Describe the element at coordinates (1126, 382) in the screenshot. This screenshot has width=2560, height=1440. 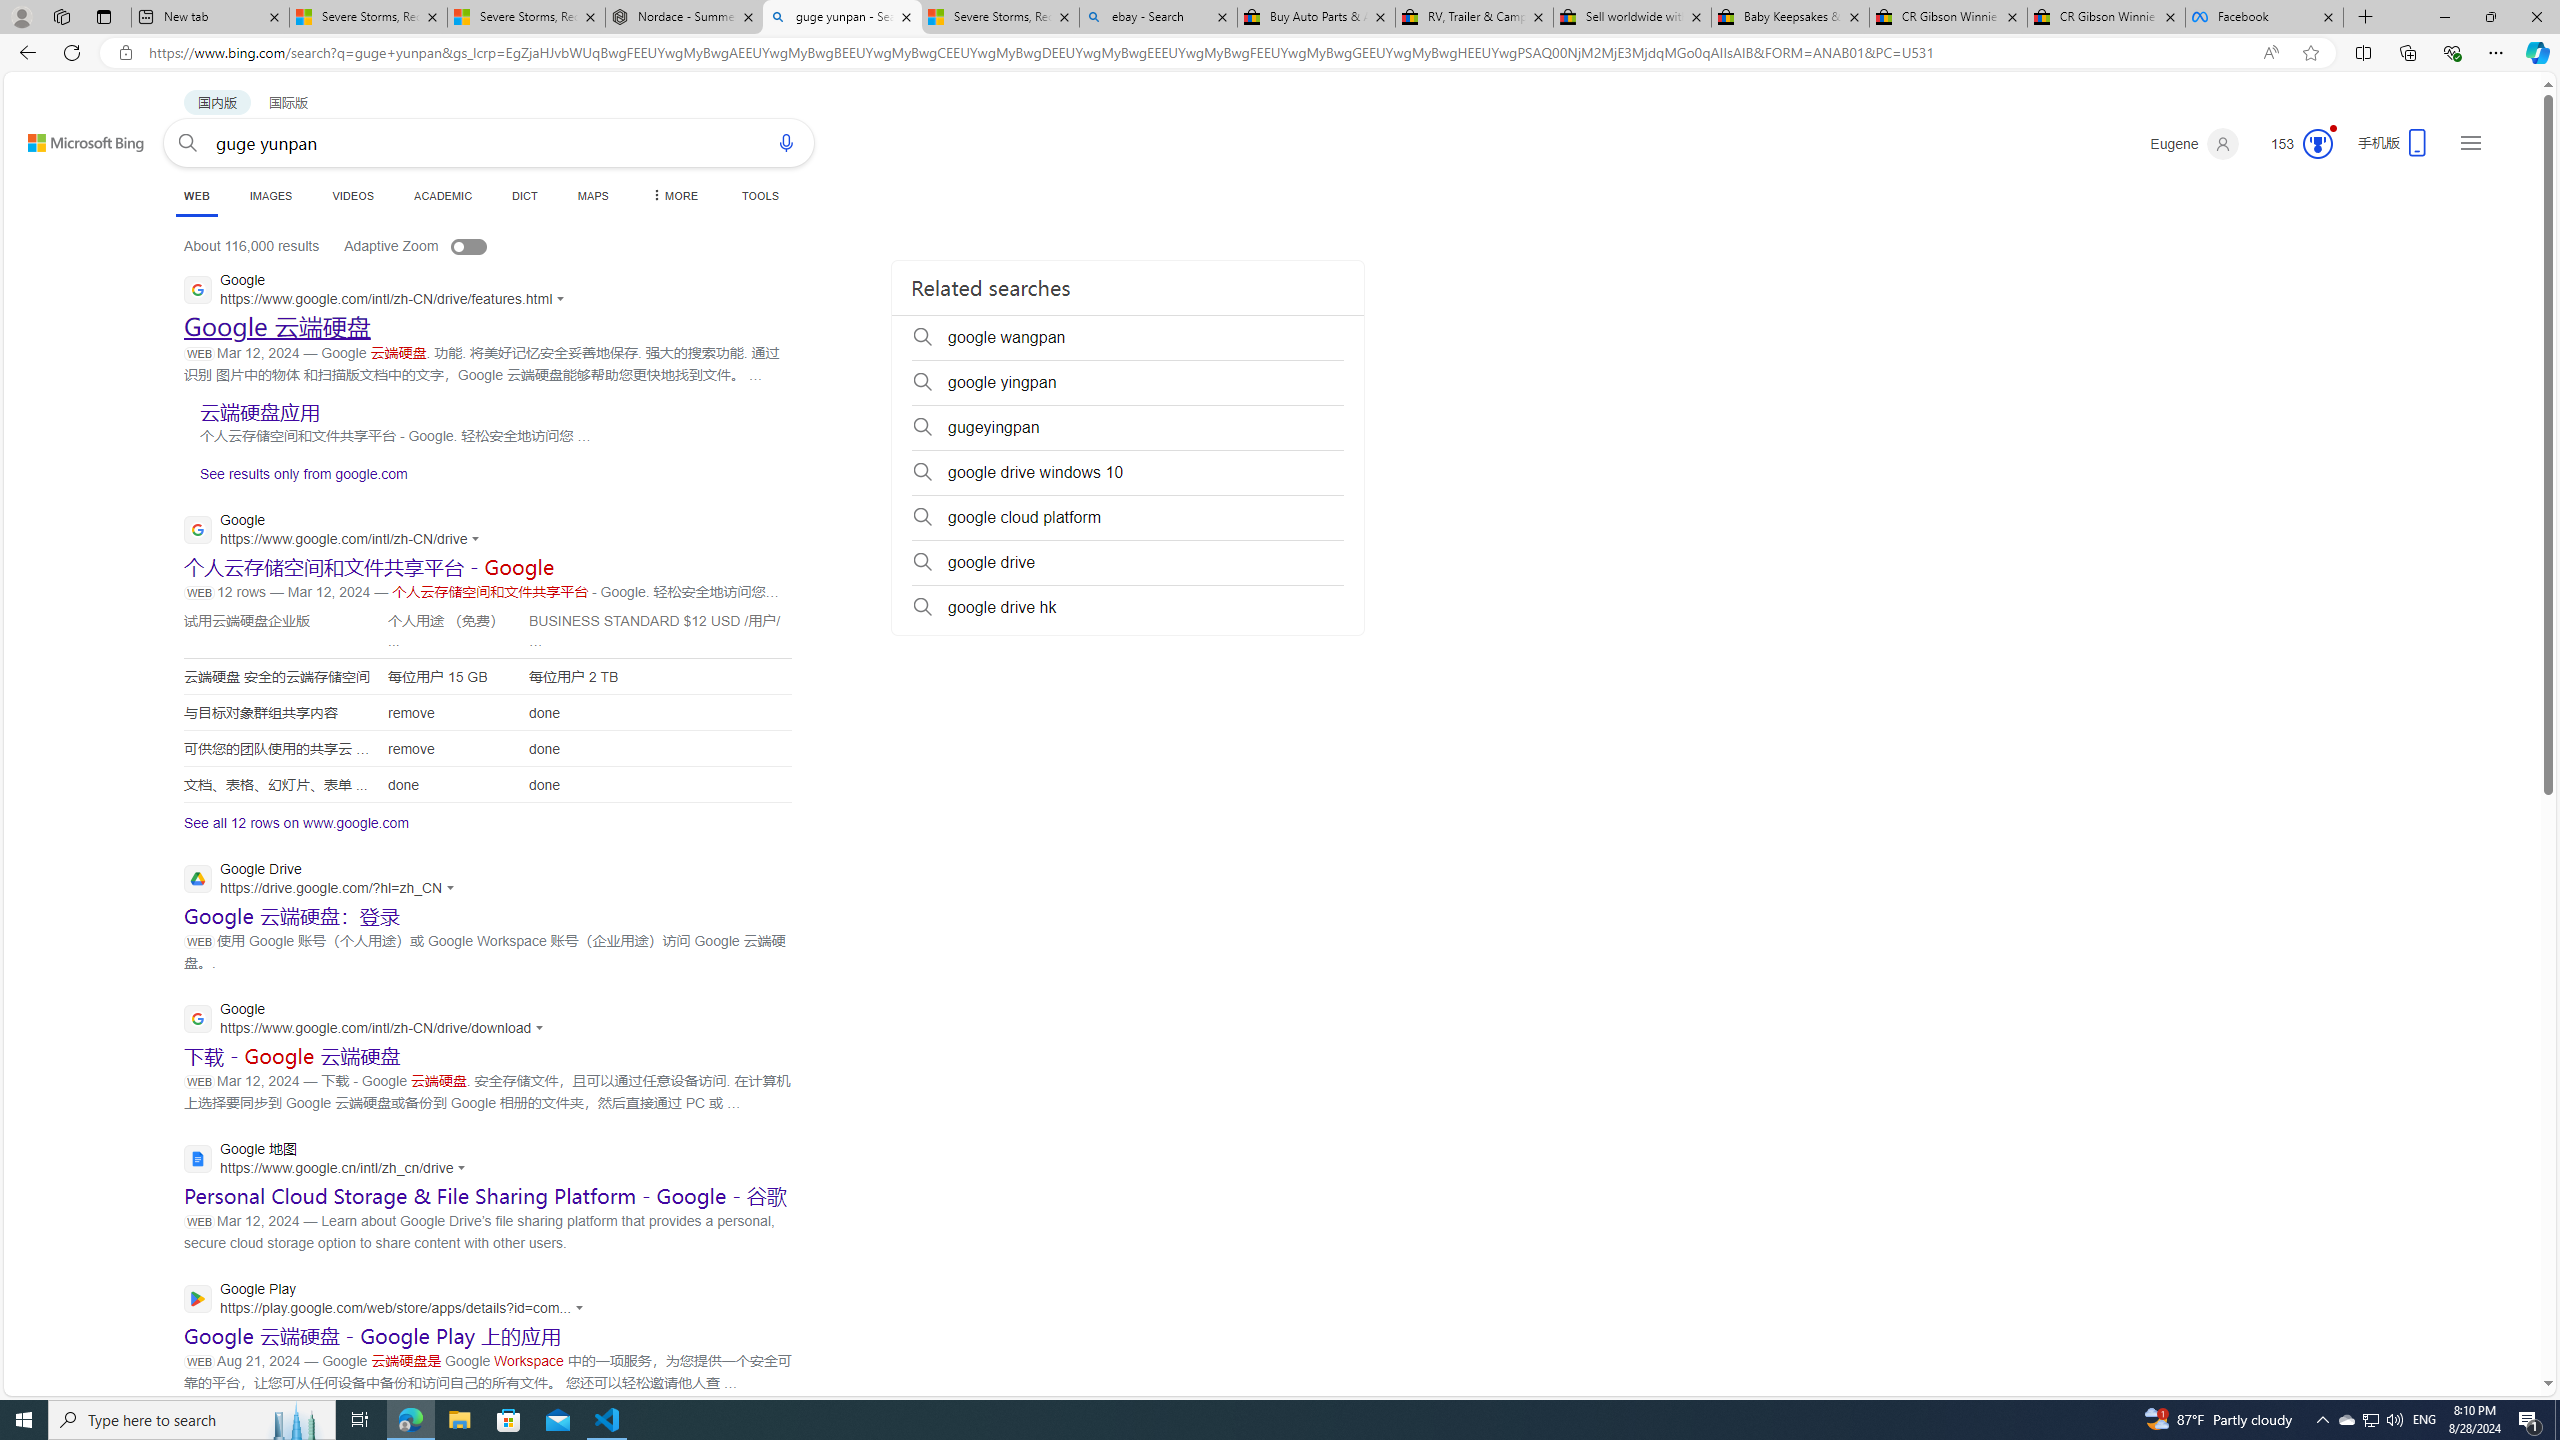
I see `'google yingpan'` at that location.